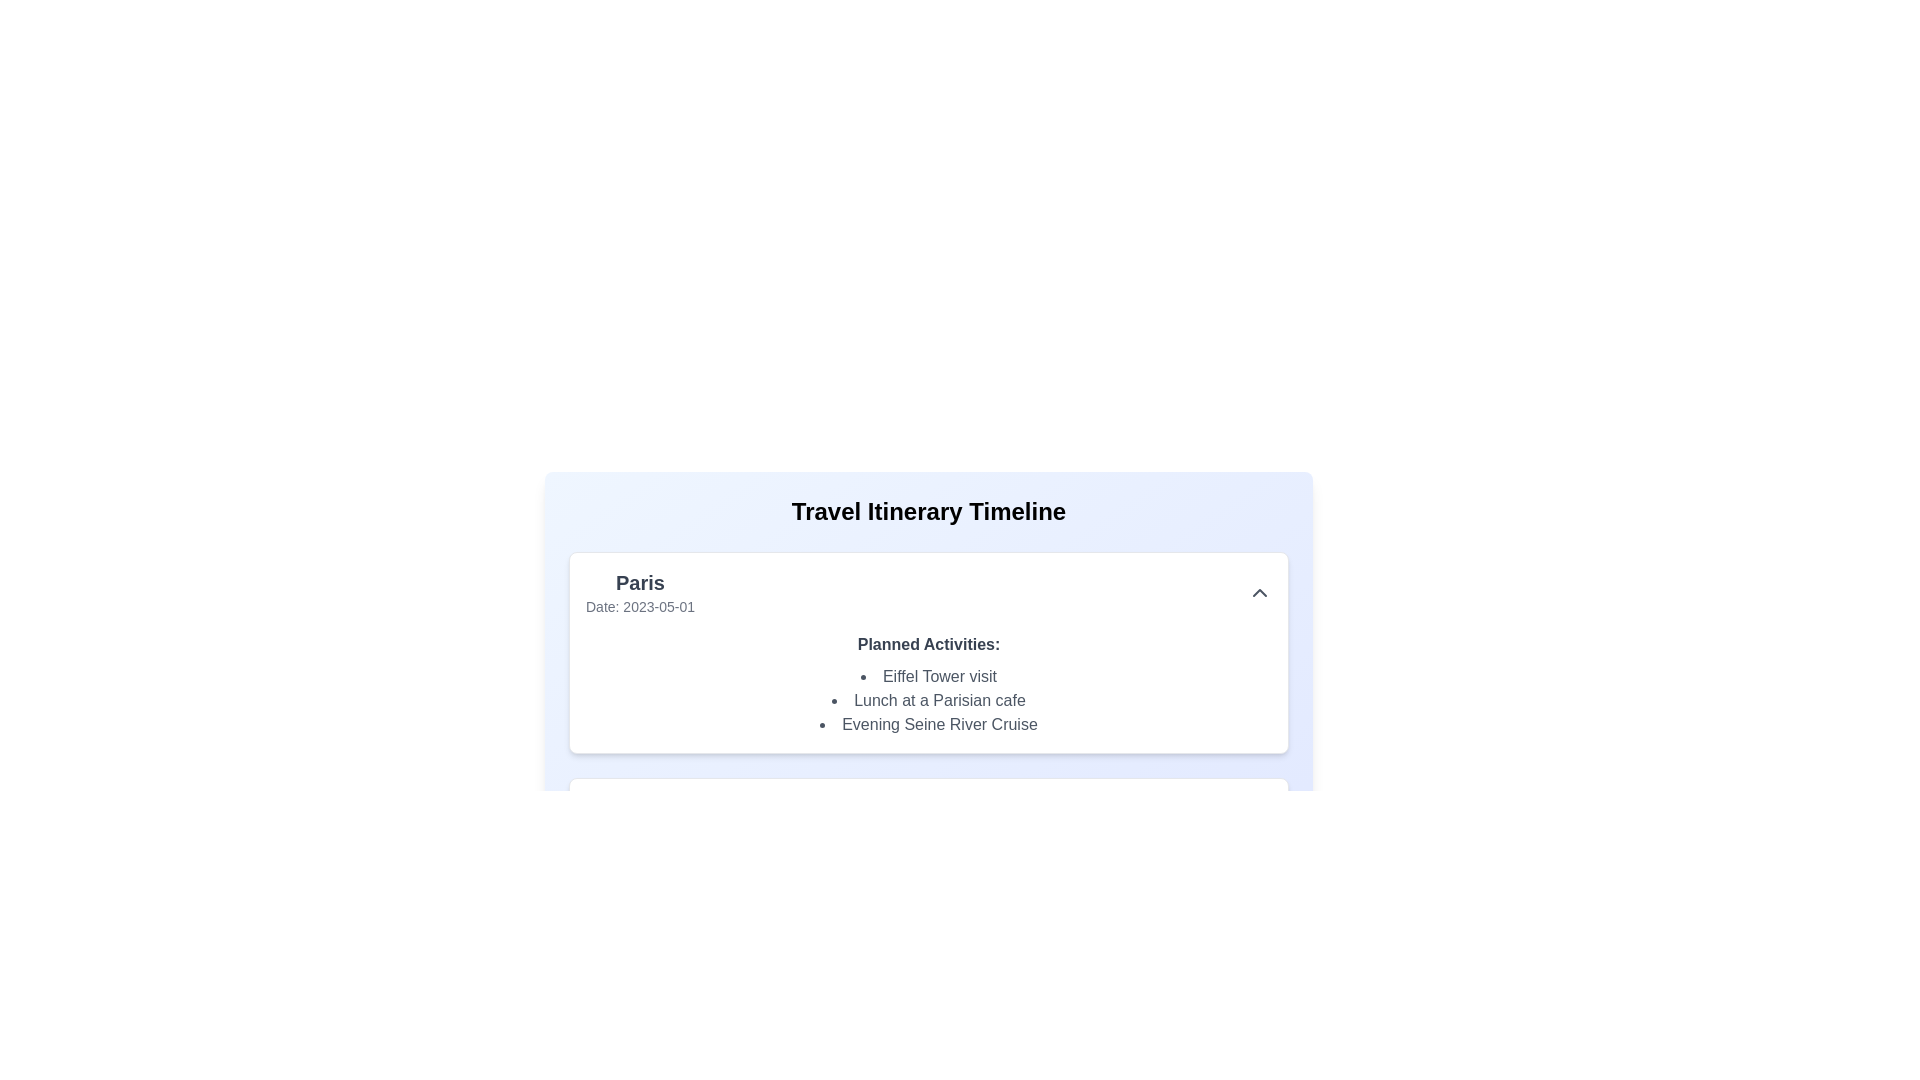 This screenshot has height=1080, width=1920. What do you see at coordinates (928, 700) in the screenshot?
I see `the list representing planned activities for a specific part of the itinerary, located centrally beneath the header 'Planned Activities:'` at bounding box center [928, 700].